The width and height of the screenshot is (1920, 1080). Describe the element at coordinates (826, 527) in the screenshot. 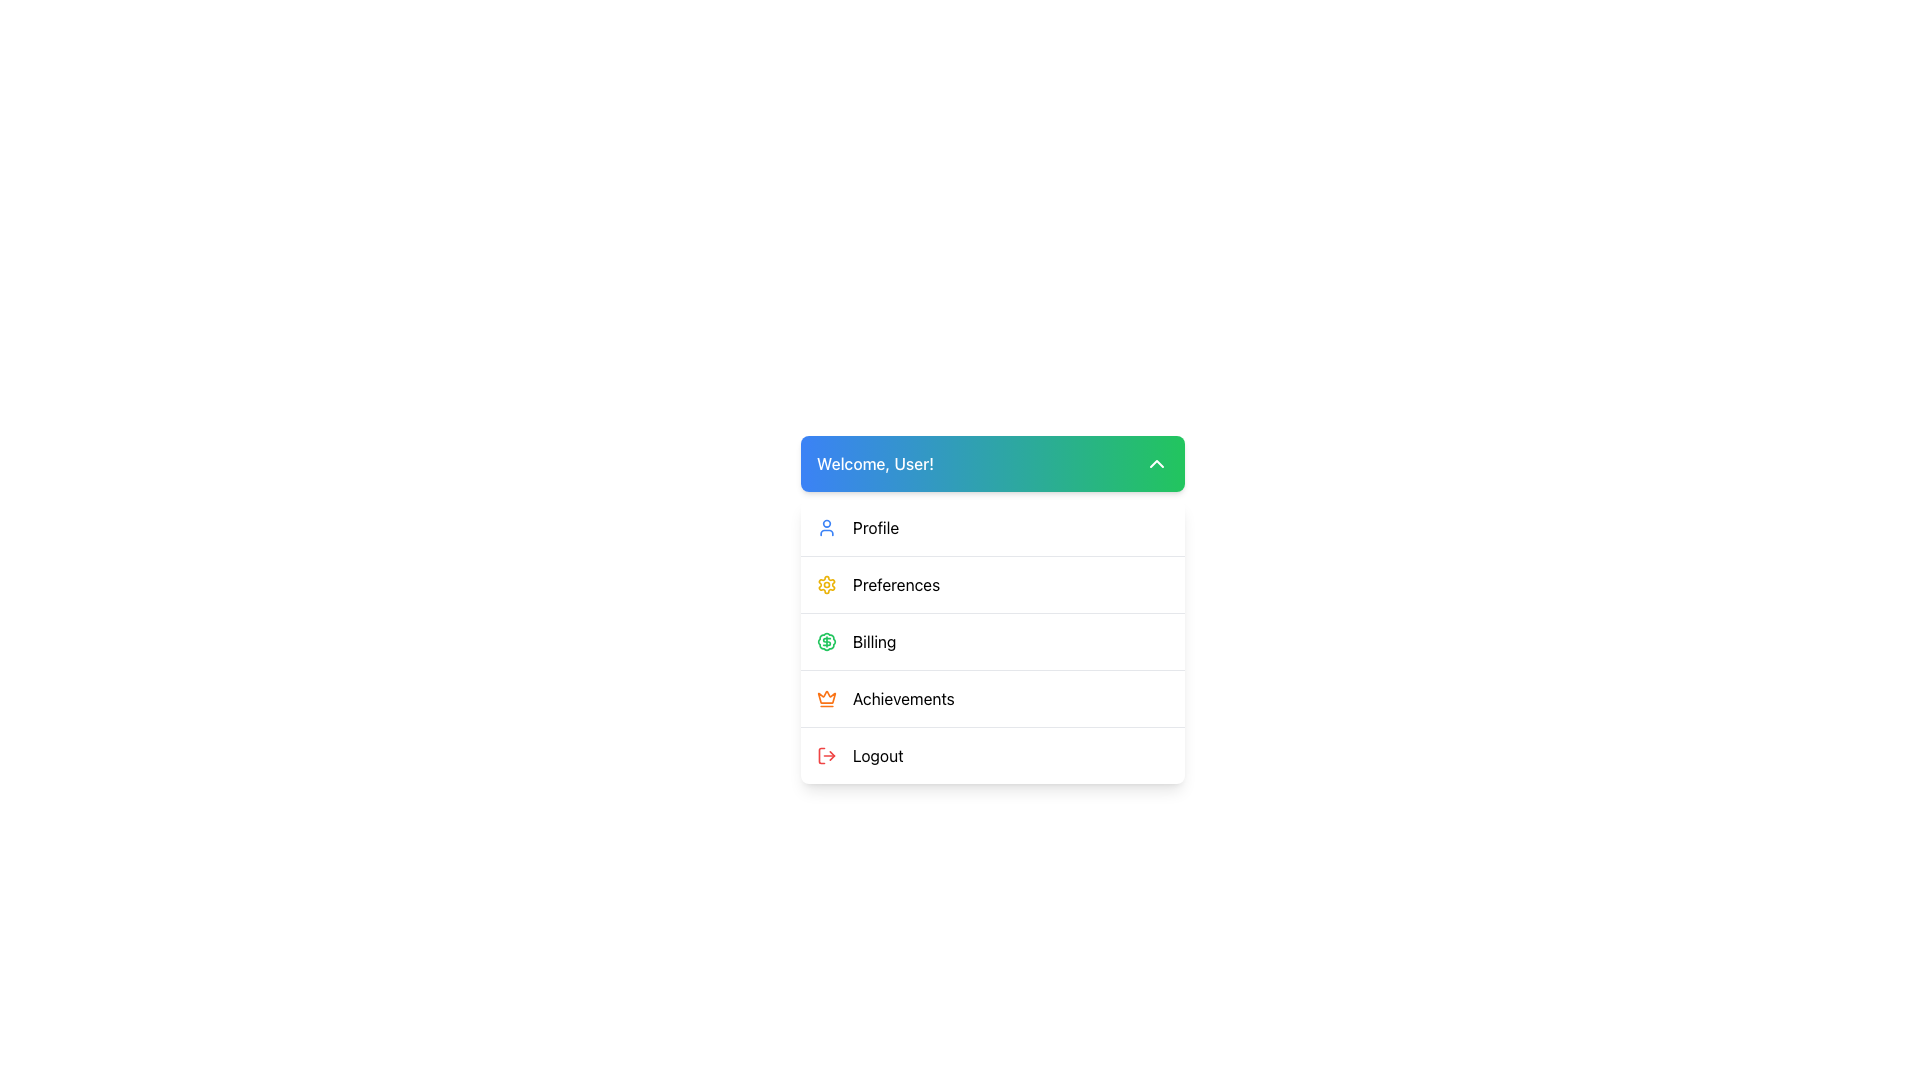

I see `the 'Profile' icon, which visually represents user-related settings or information, located to the left of the text 'Profile' in the dropdown menu under 'Welcome, User!'` at that location.